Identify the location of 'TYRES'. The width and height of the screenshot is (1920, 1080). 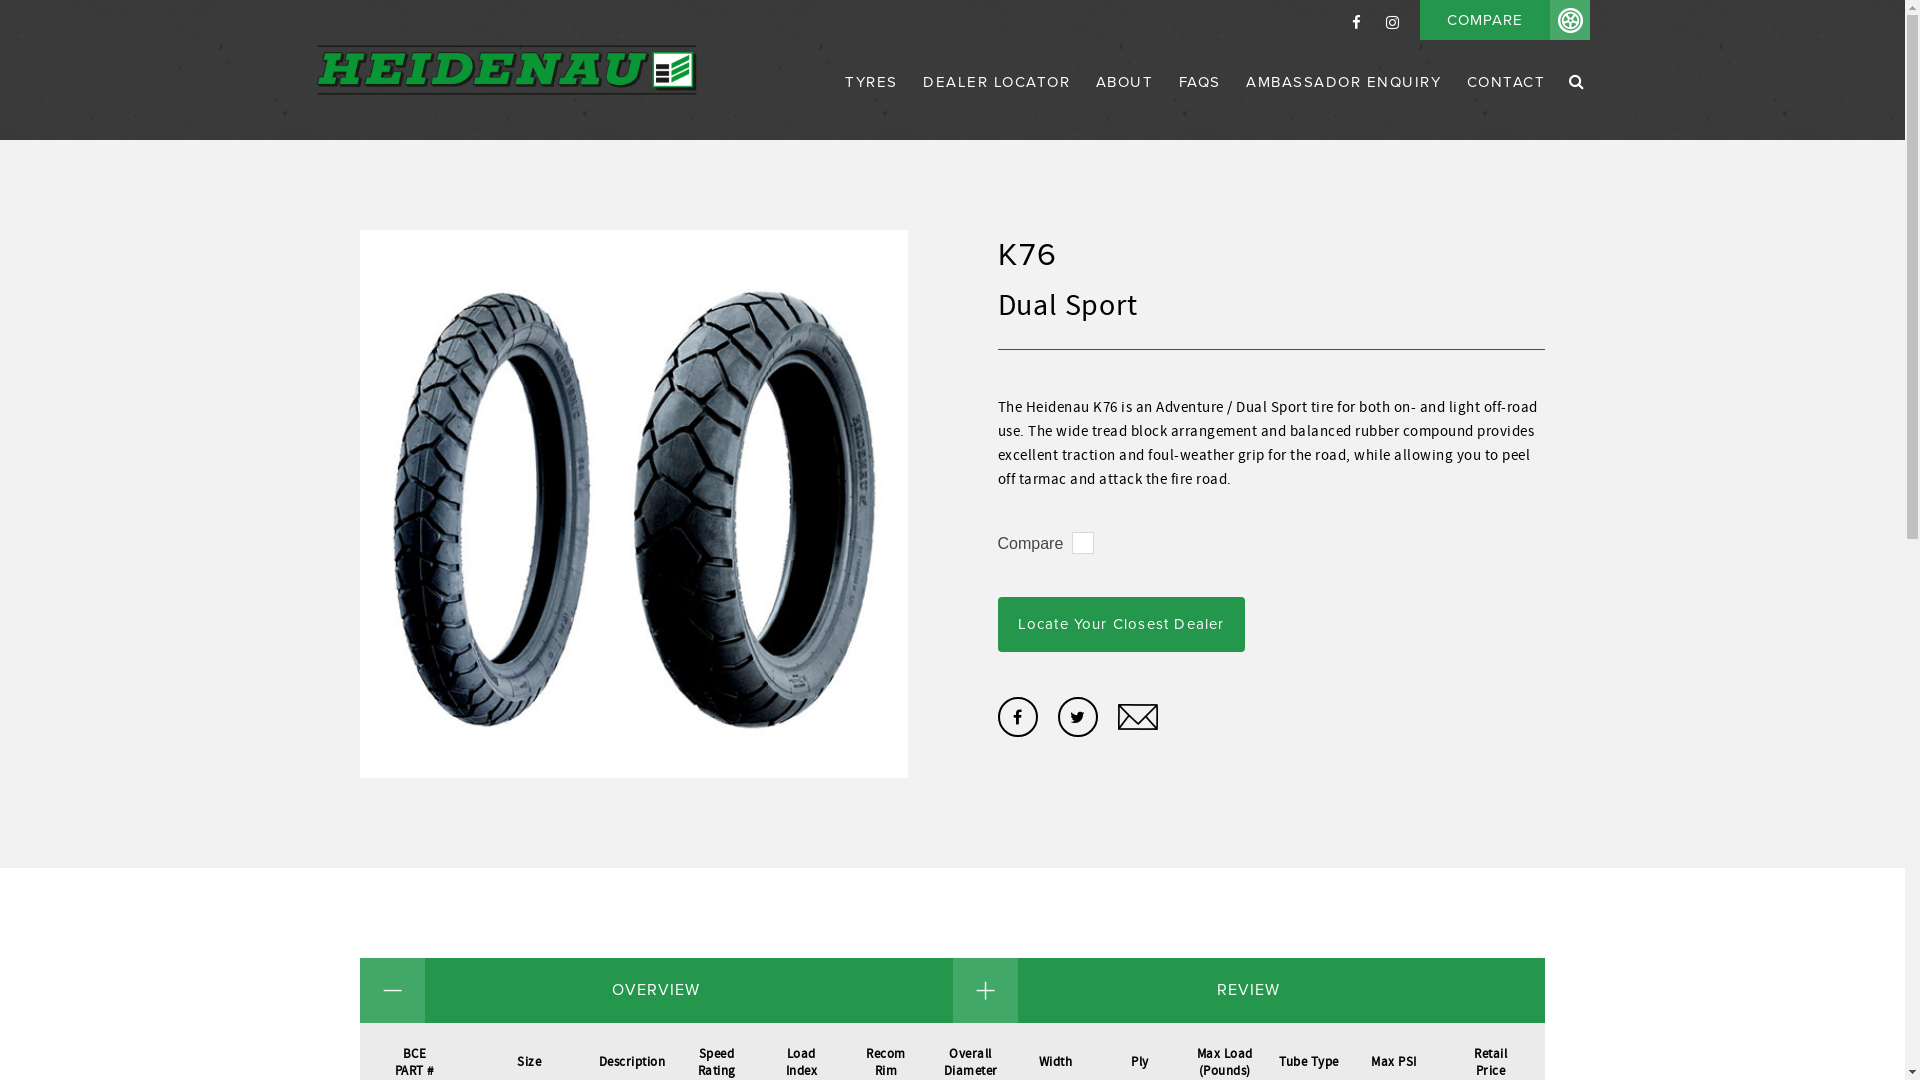
(871, 104).